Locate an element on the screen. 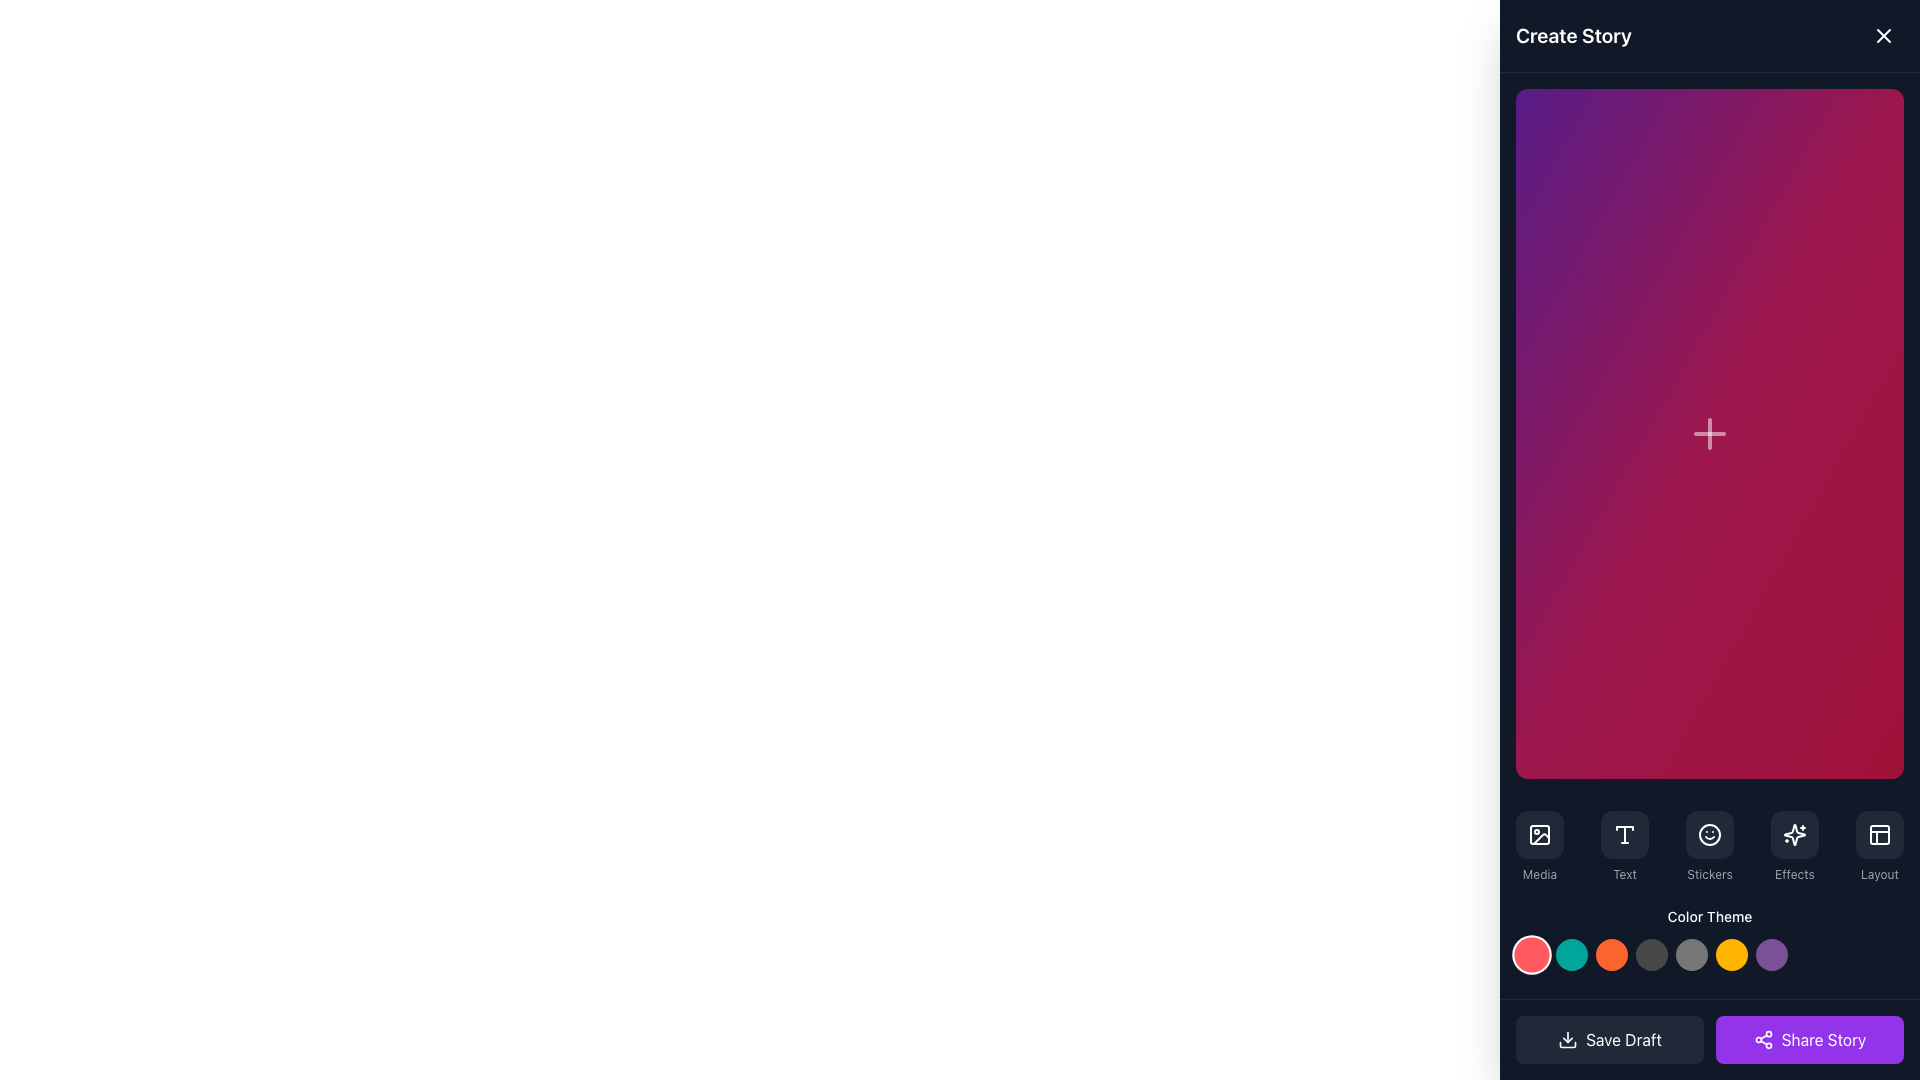 The height and width of the screenshot is (1080, 1920). the sixth button in the color theme selection row is located at coordinates (1731, 952).